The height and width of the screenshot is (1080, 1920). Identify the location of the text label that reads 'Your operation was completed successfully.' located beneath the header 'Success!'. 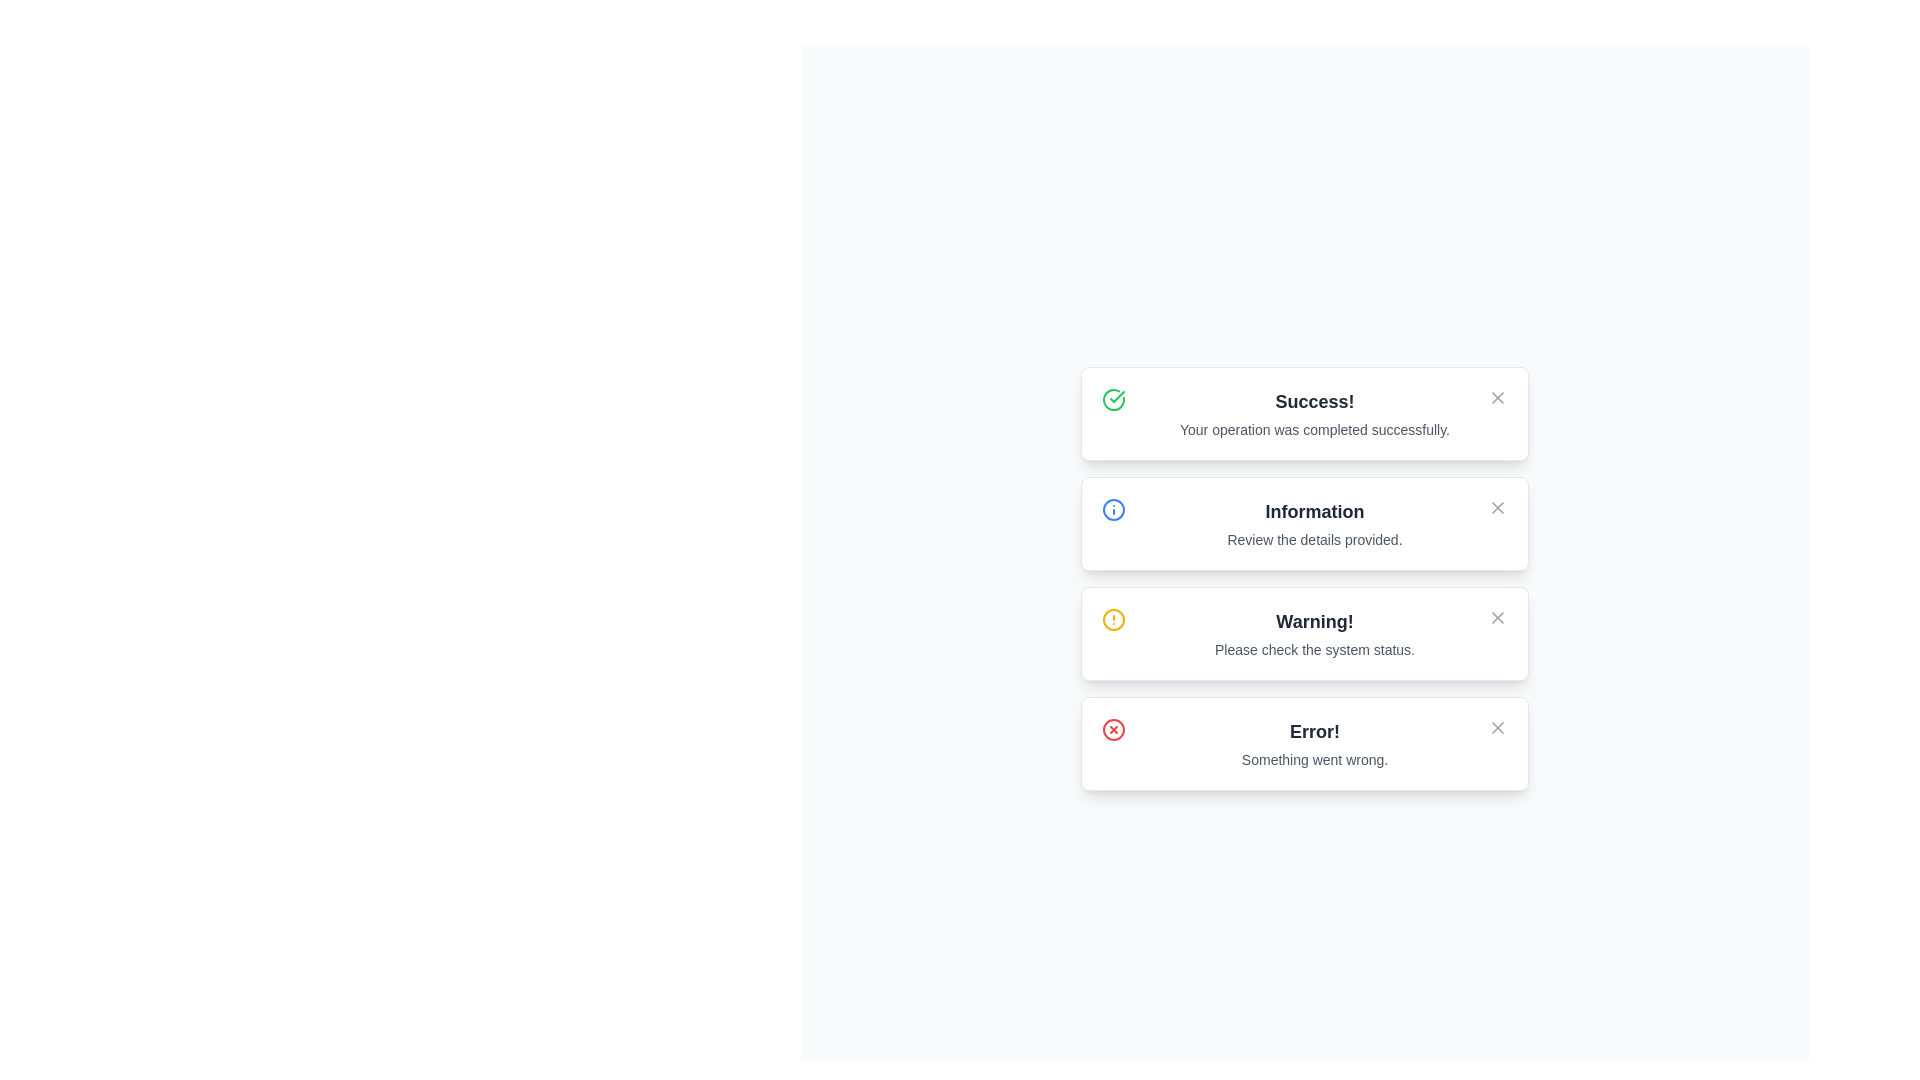
(1315, 428).